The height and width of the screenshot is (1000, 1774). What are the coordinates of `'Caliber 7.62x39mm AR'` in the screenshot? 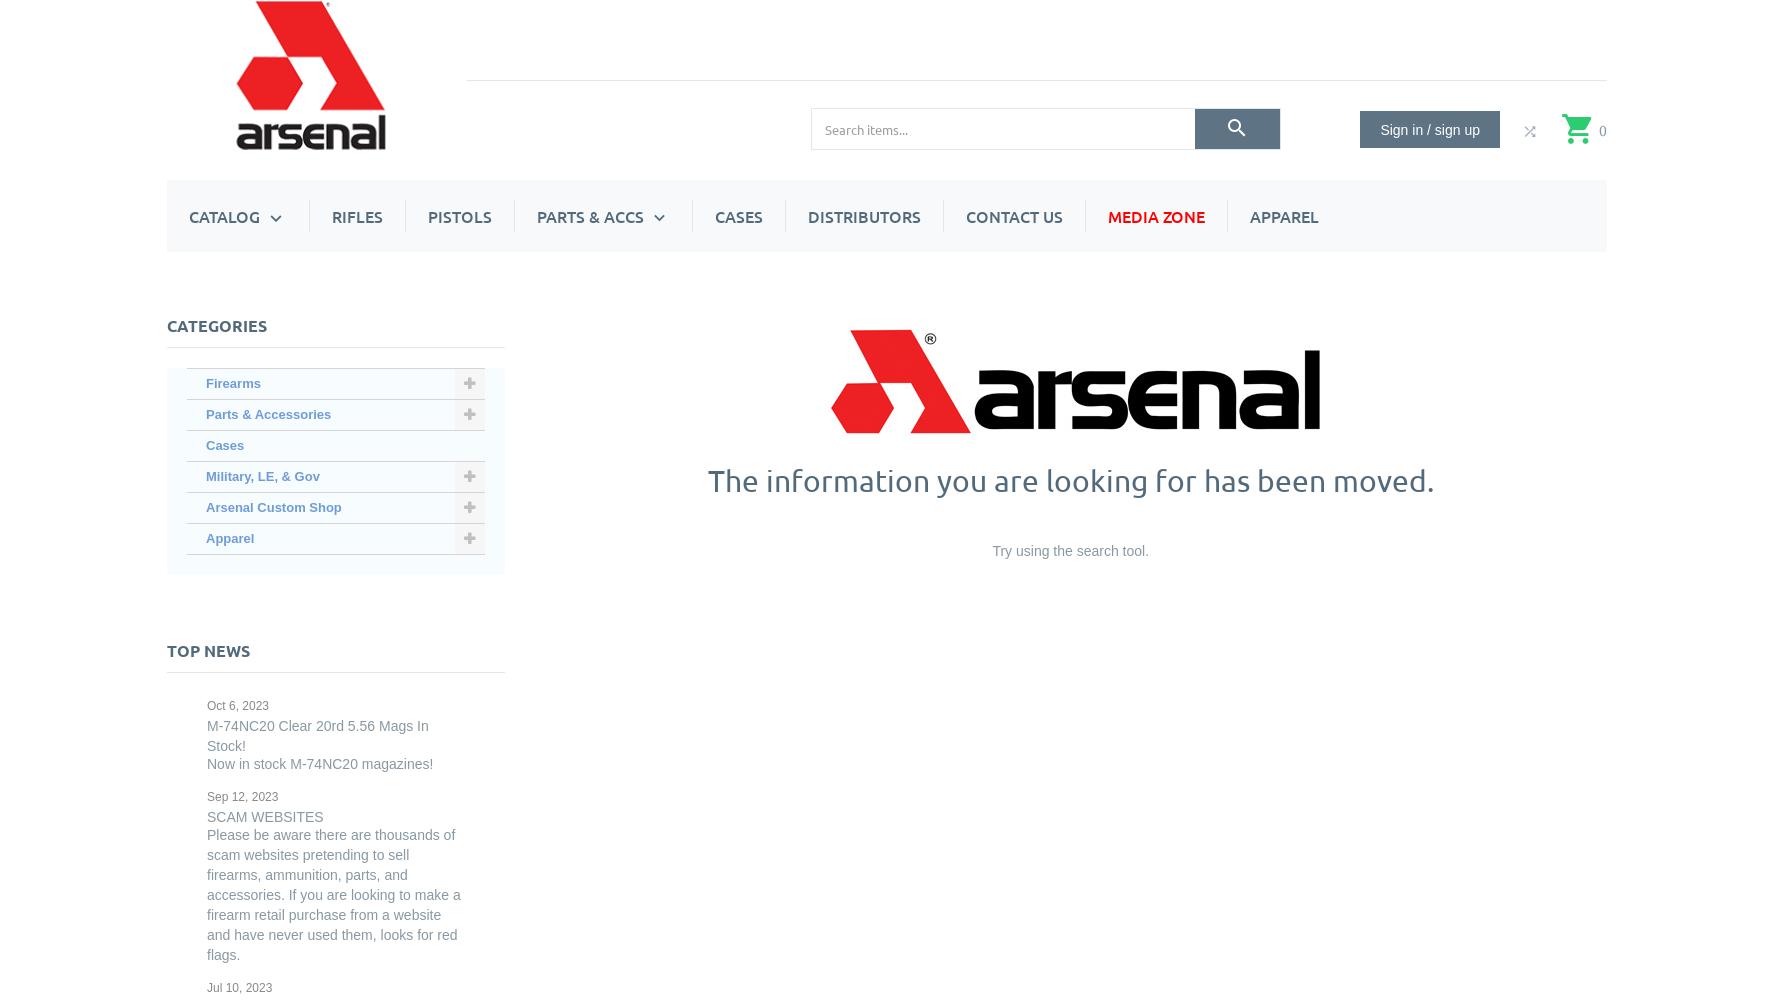 It's located at (767, 351).